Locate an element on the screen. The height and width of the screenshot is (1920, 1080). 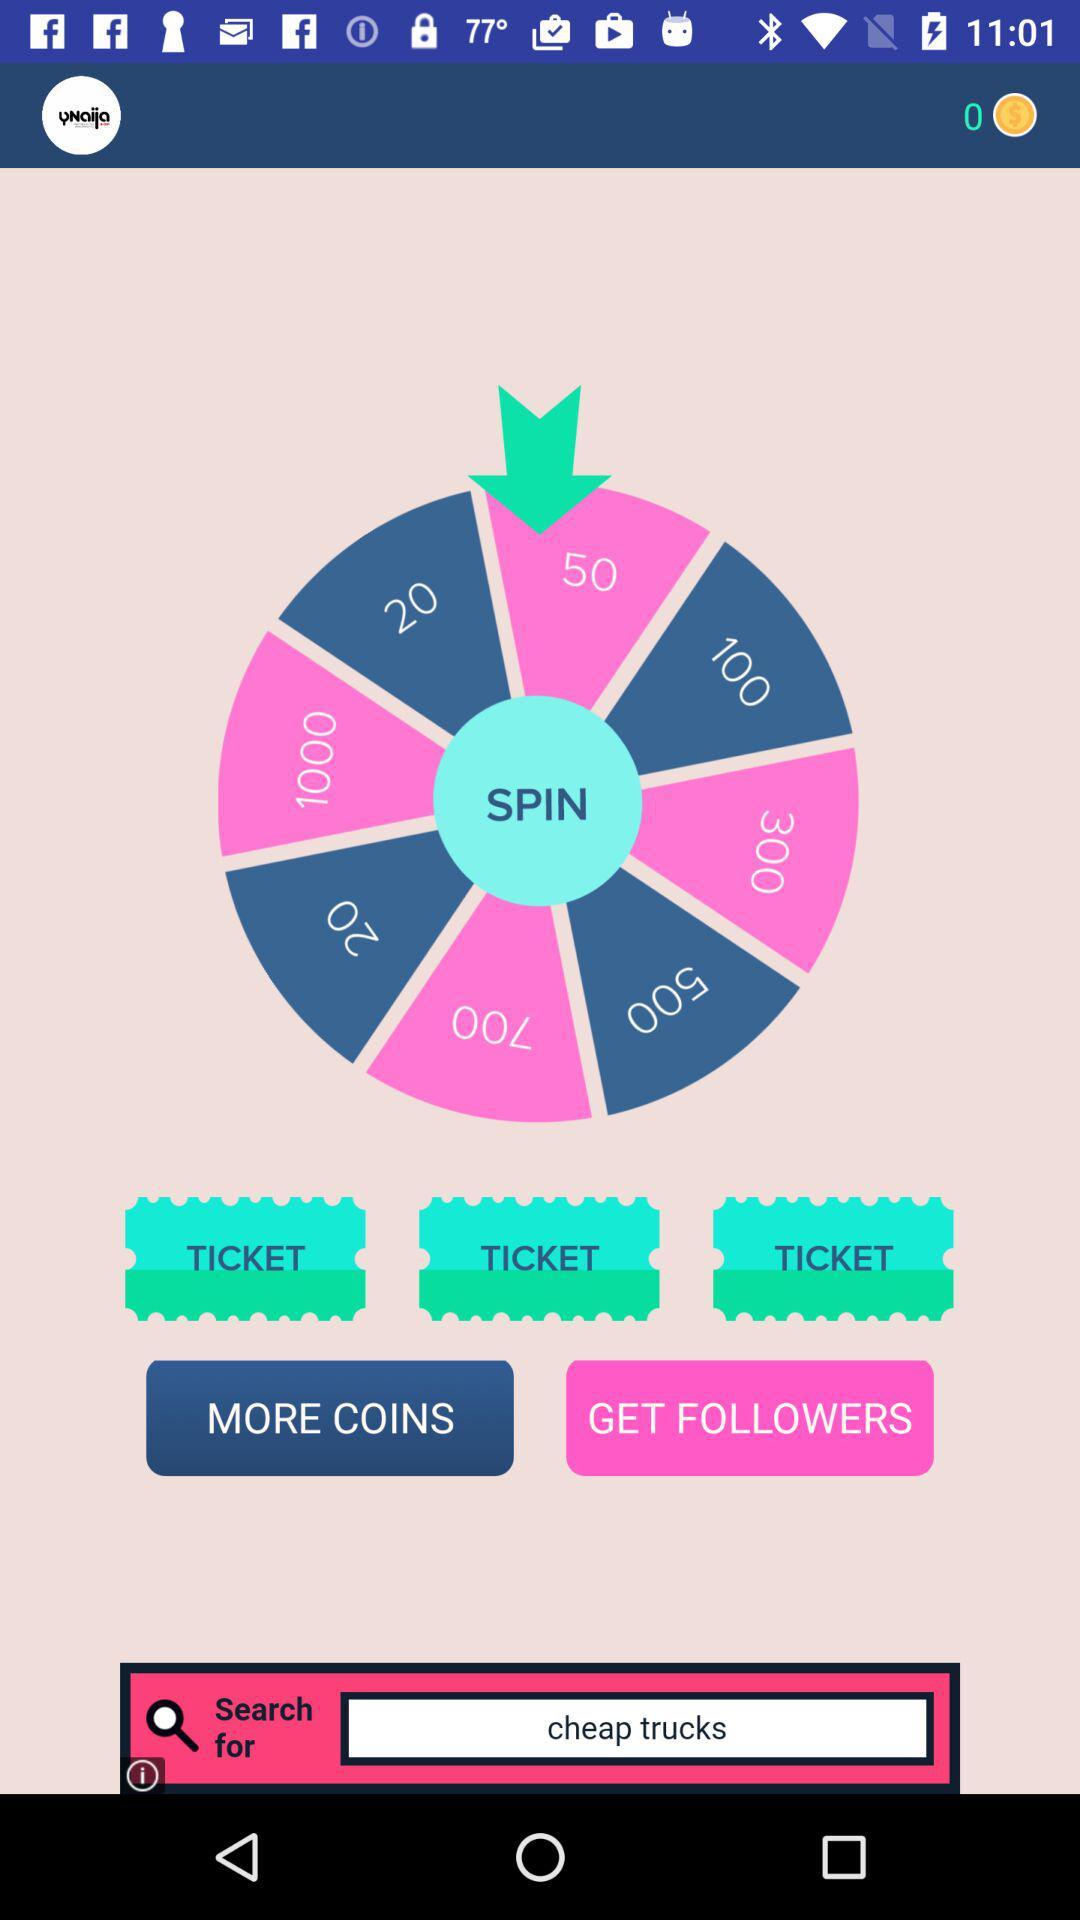
the more coins icon is located at coordinates (329, 1417).